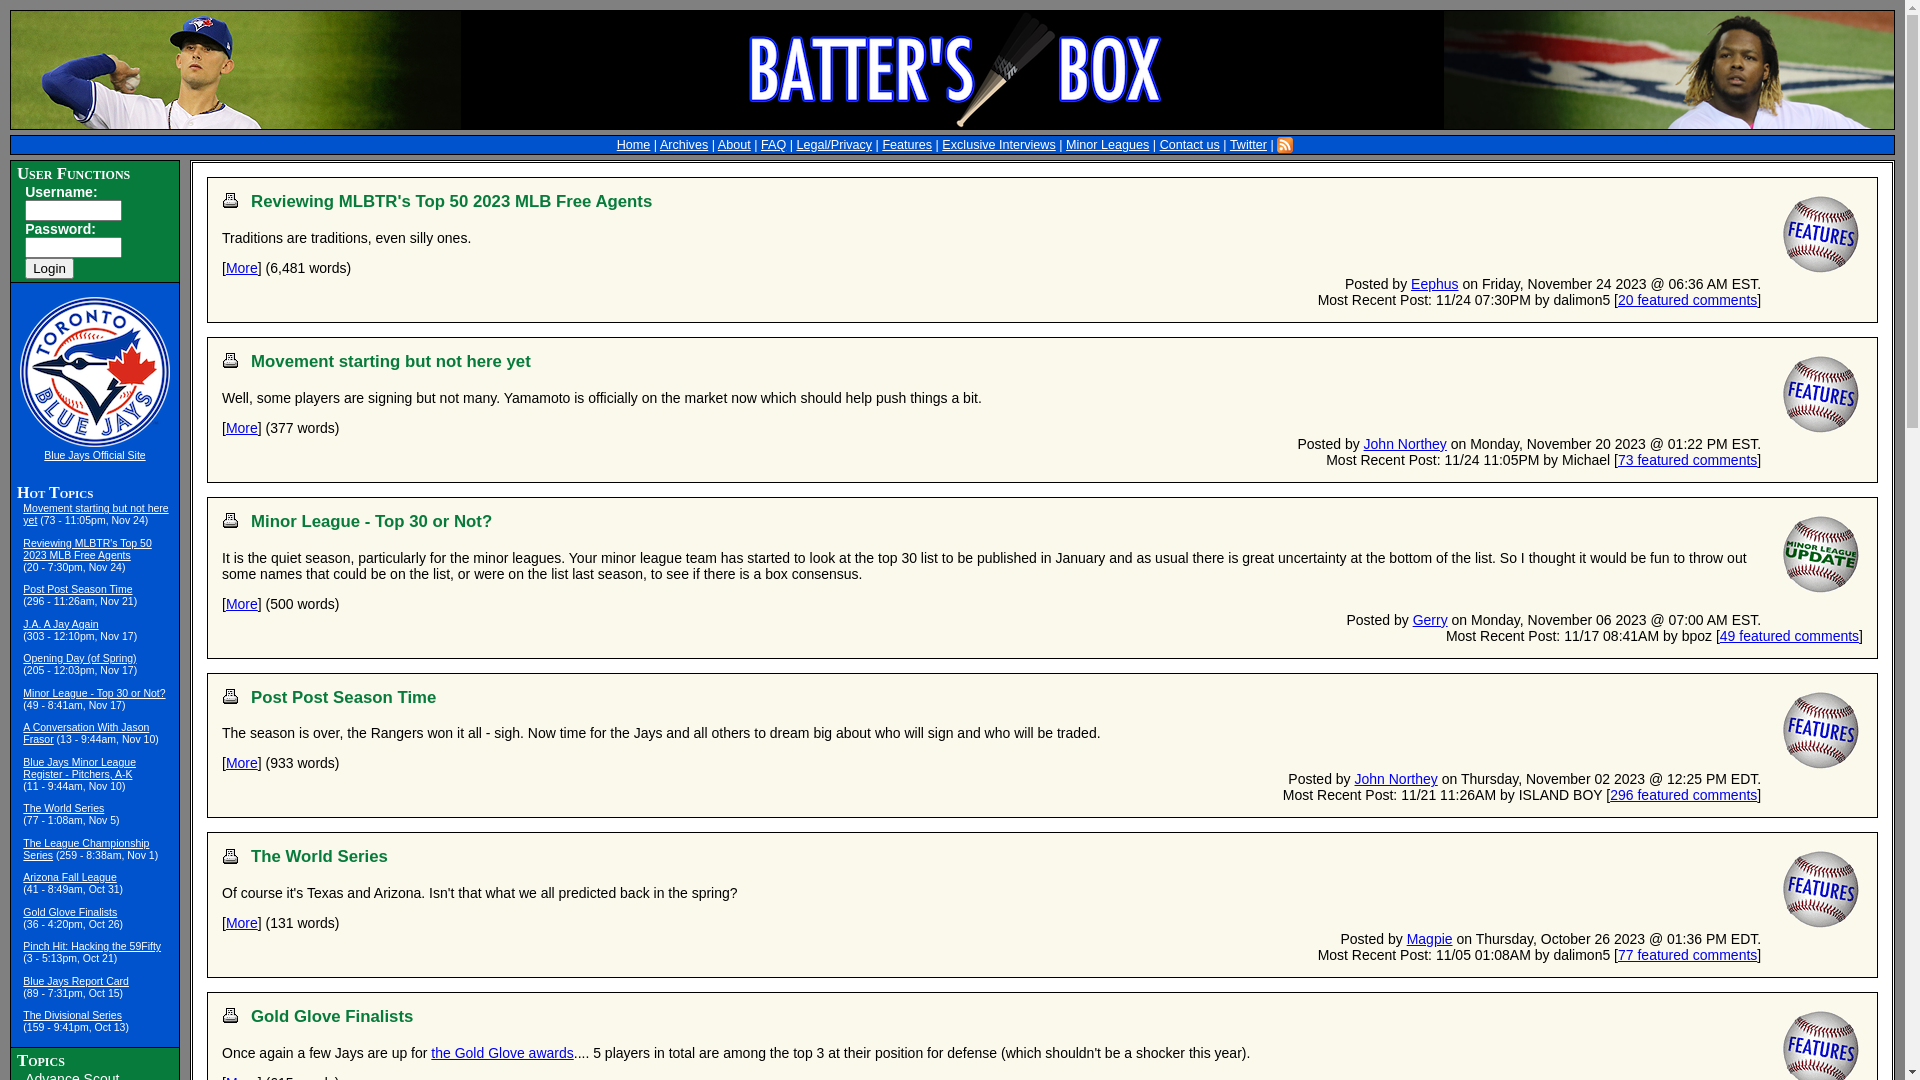  I want to click on '296 featured comments', so click(1682, 793).